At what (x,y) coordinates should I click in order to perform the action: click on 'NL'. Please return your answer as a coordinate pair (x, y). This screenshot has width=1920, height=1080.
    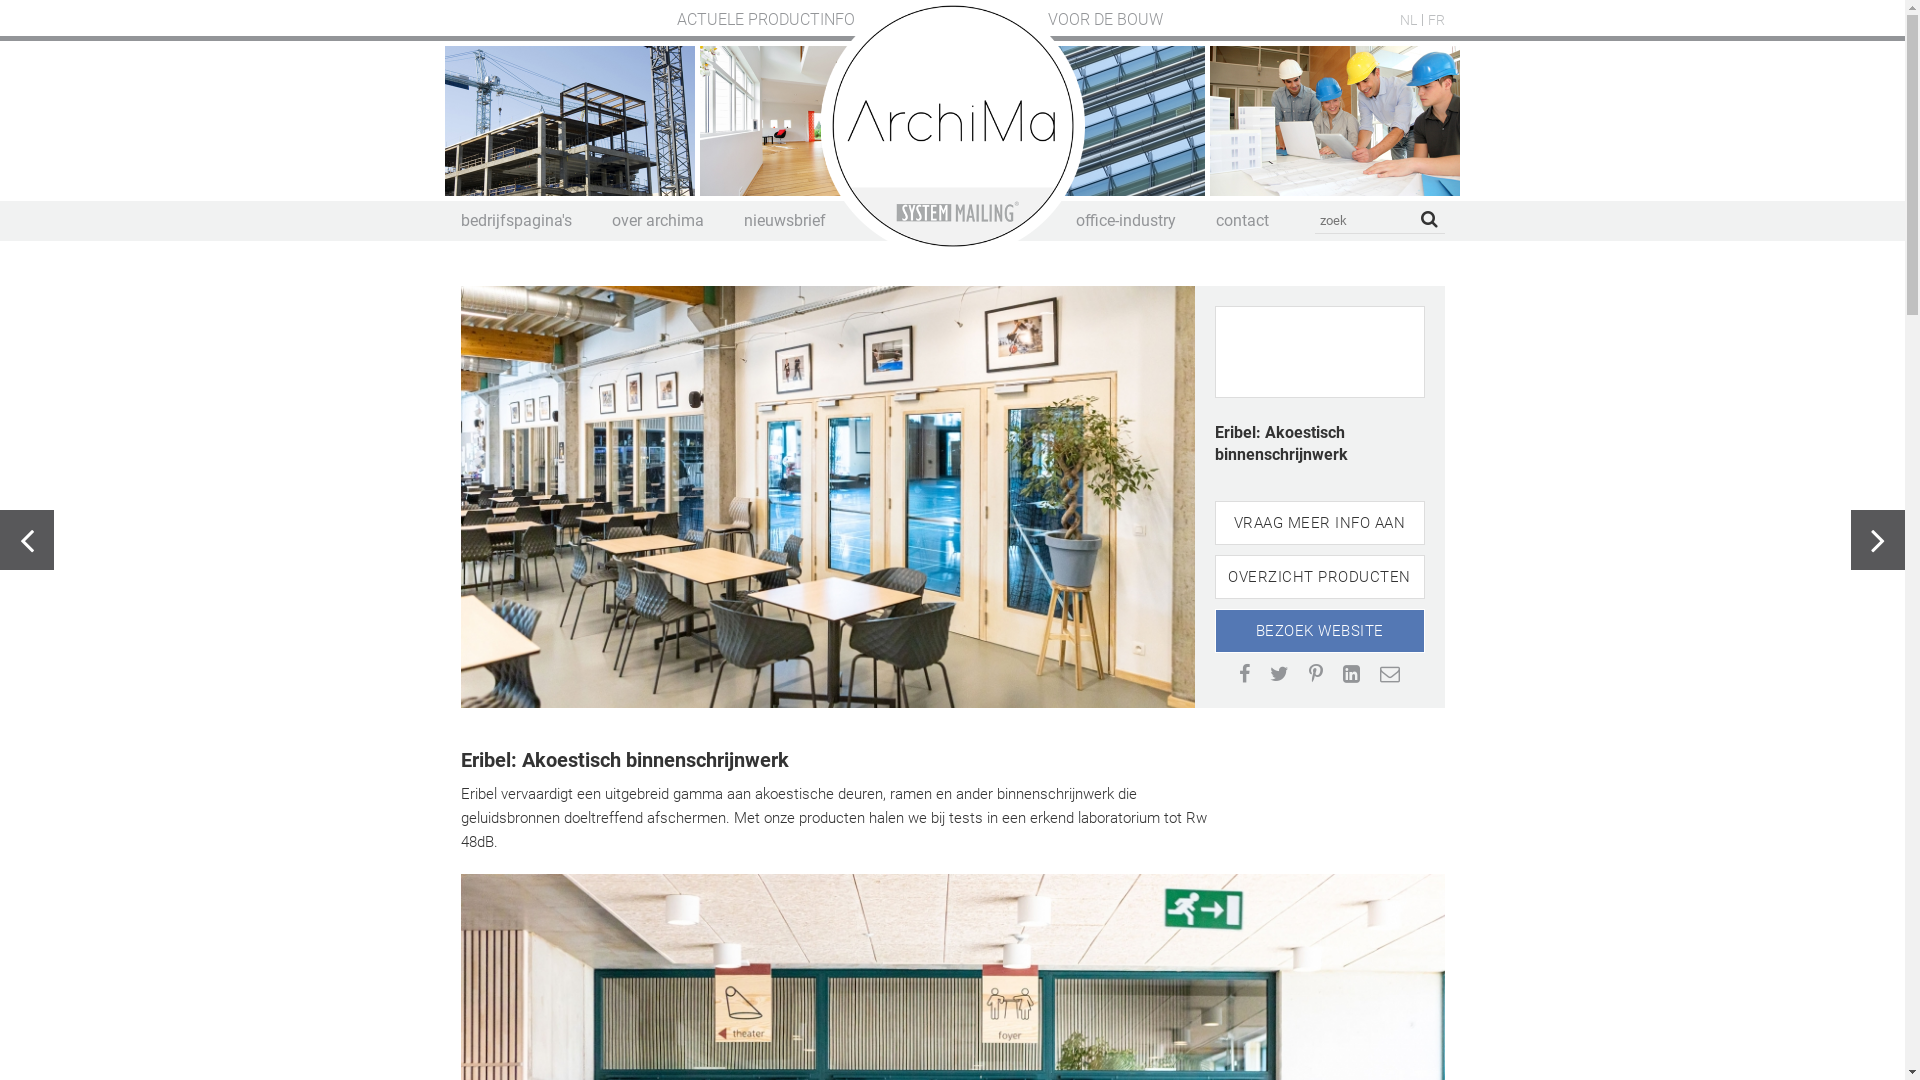
    Looking at the image, I should click on (1407, 19).